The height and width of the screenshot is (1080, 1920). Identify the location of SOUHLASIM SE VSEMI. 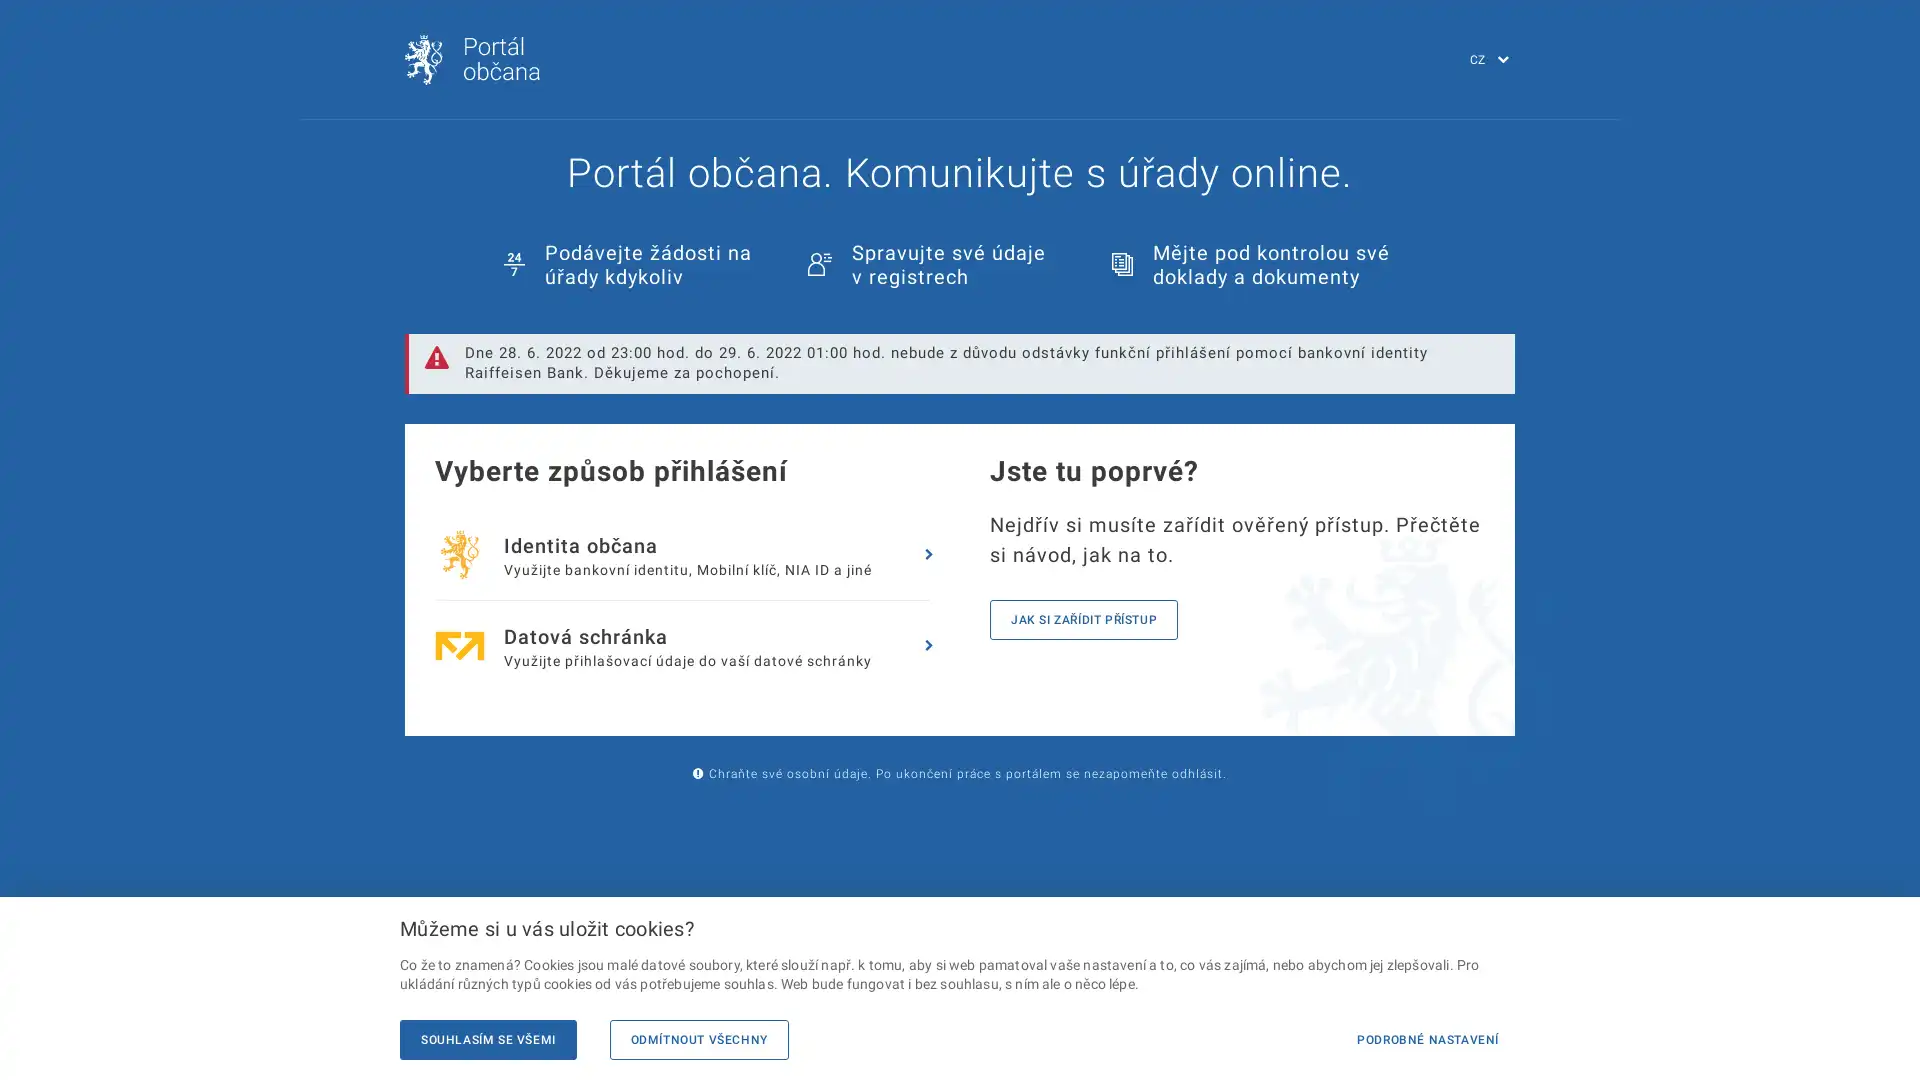
(488, 1039).